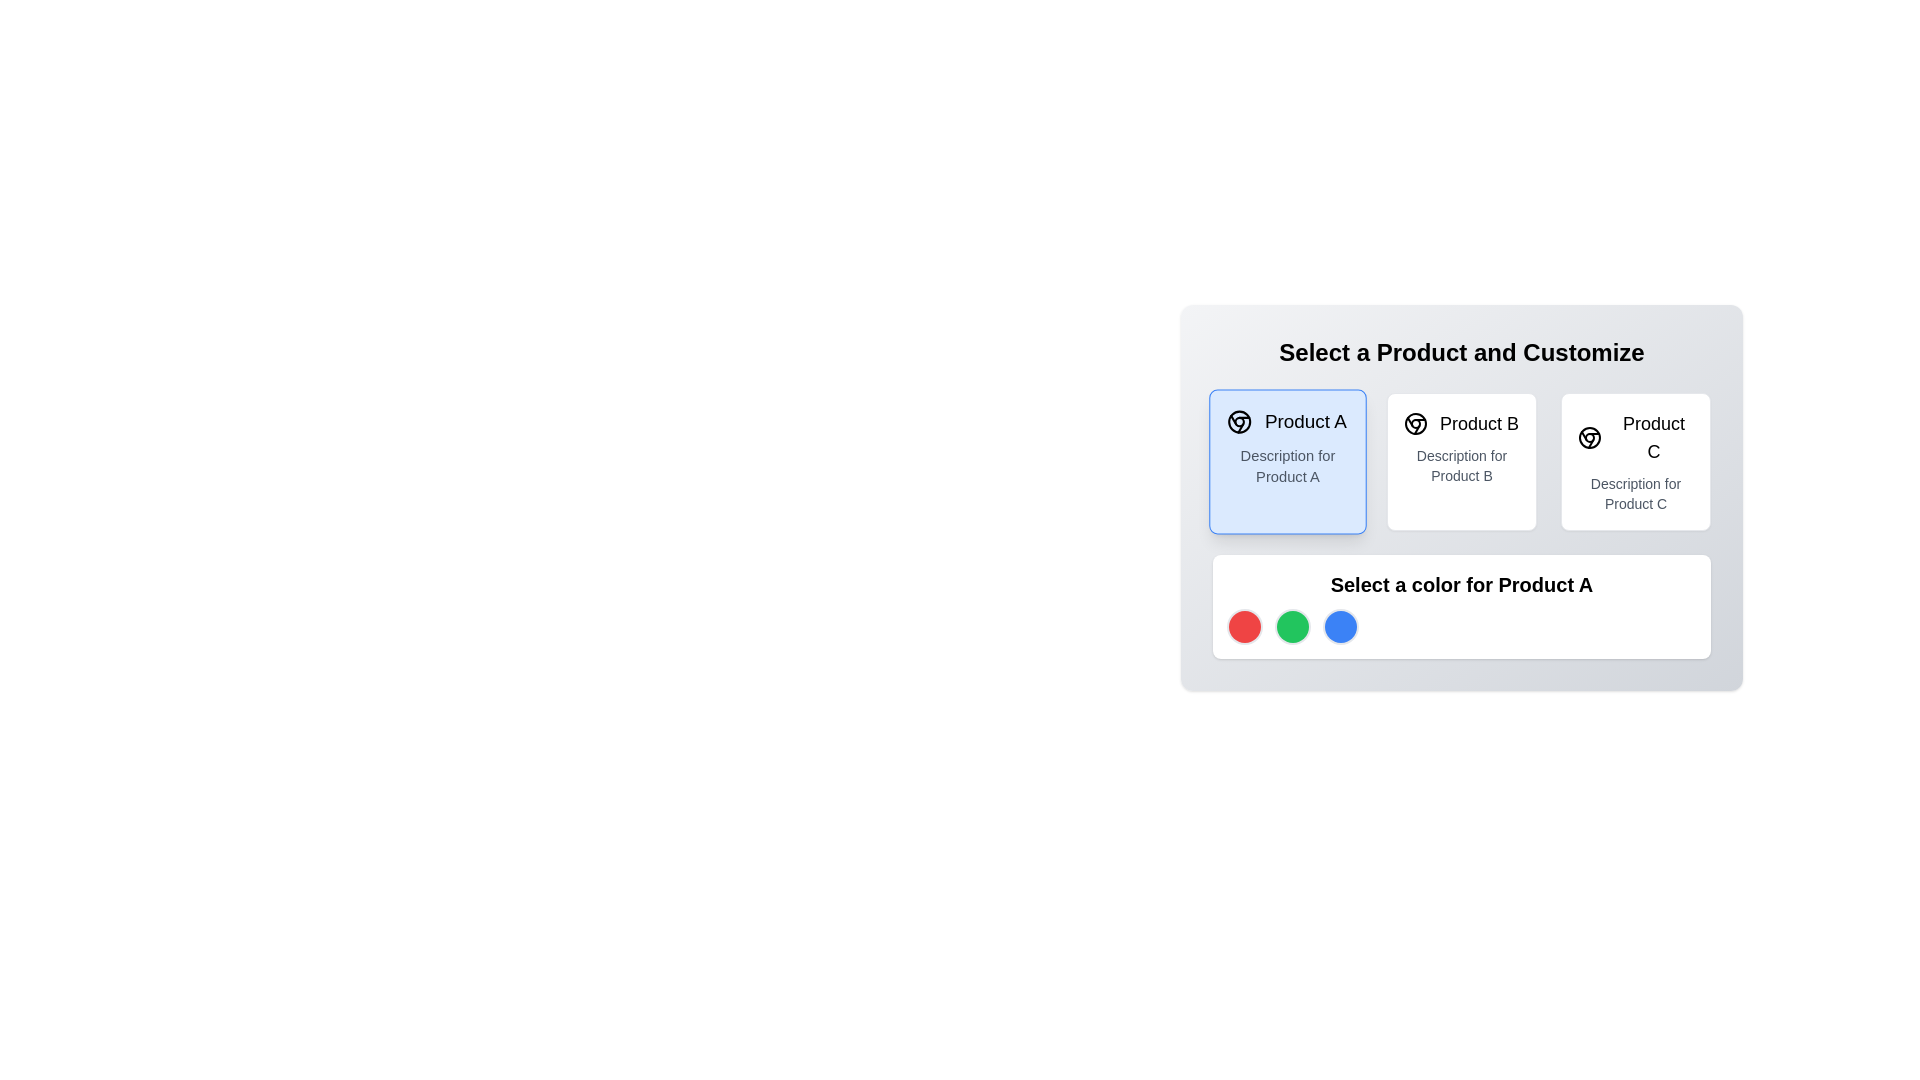  Describe the element at coordinates (1588, 437) in the screenshot. I see `the first circle SVG graphical element that represents a component of the logo, located adjacent to Product C's description` at that location.